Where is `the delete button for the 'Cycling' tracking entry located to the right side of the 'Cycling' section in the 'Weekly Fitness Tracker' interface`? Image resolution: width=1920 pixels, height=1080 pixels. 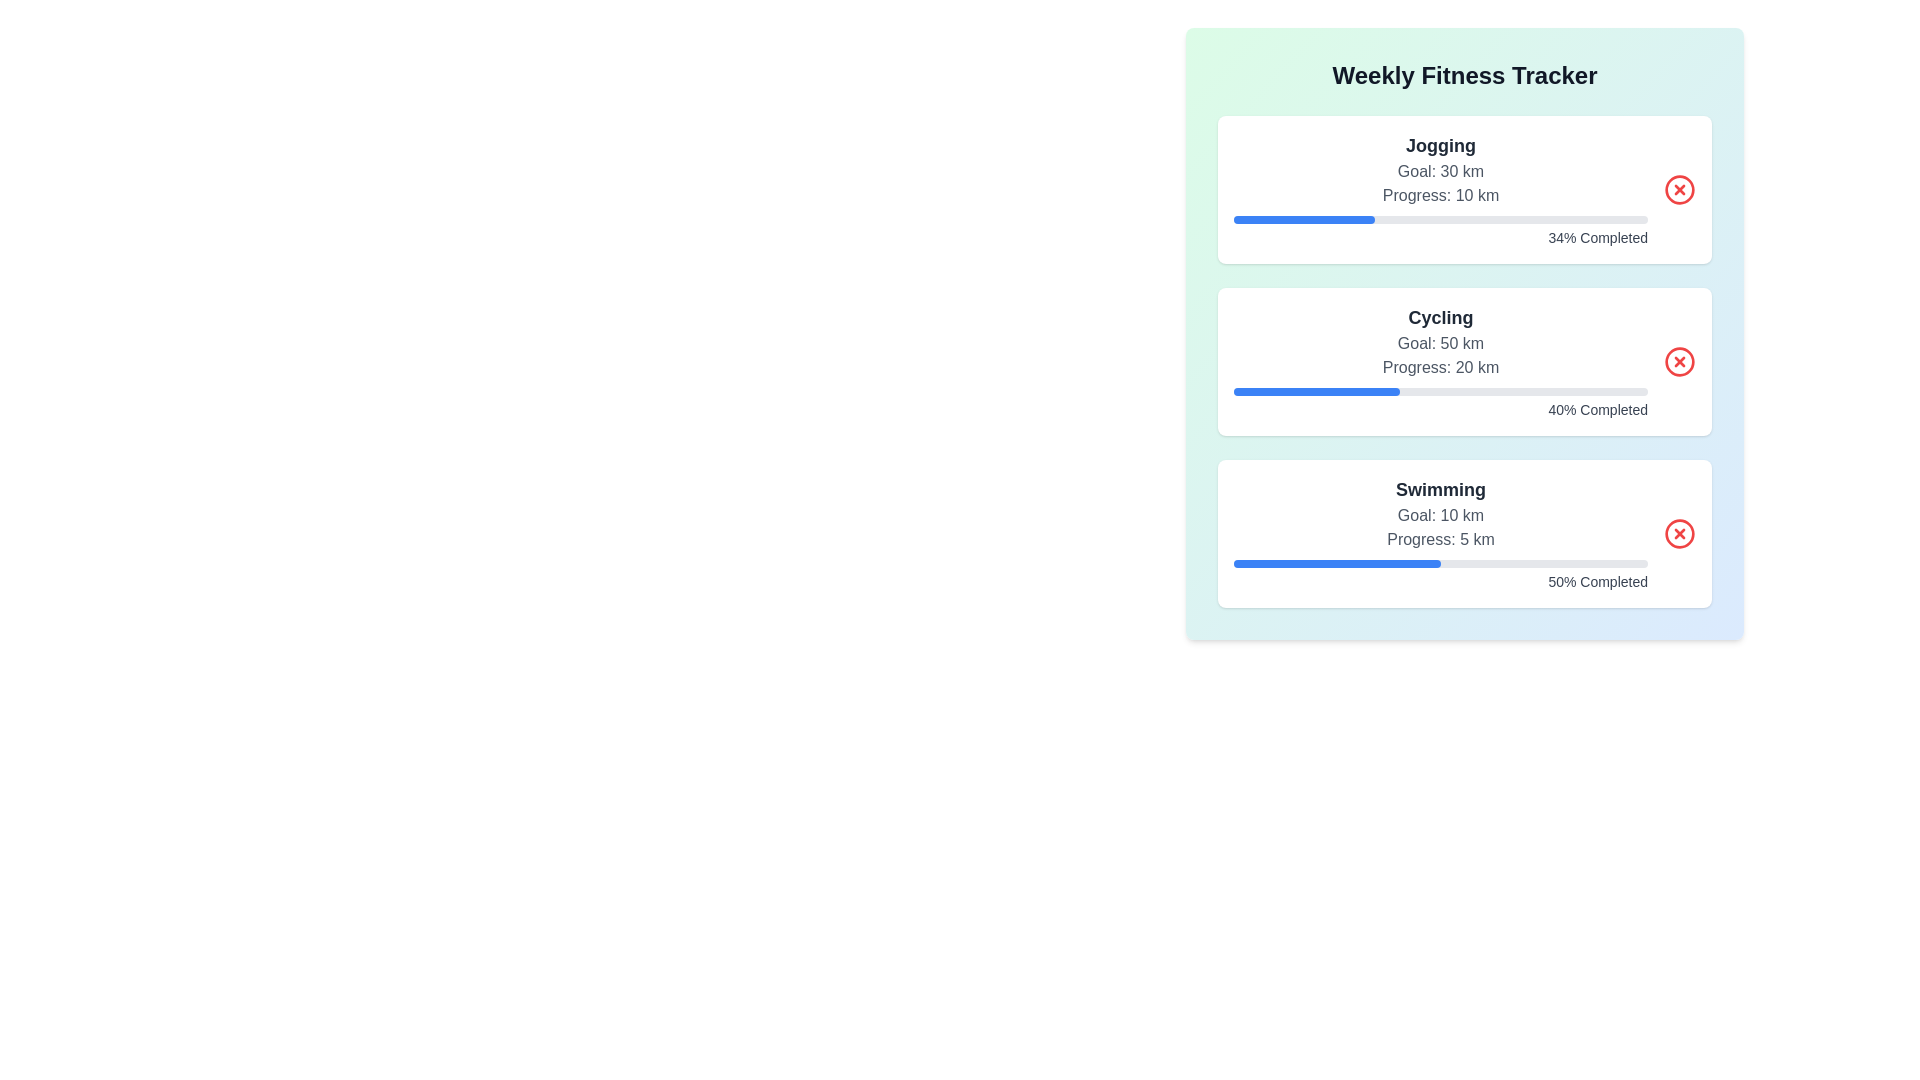 the delete button for the 'Cycling' tracking entry located to the right side of the 'Cycling' section in the 'Weekly Fitness Tracker' interface is located at coordinates (1680, 362).